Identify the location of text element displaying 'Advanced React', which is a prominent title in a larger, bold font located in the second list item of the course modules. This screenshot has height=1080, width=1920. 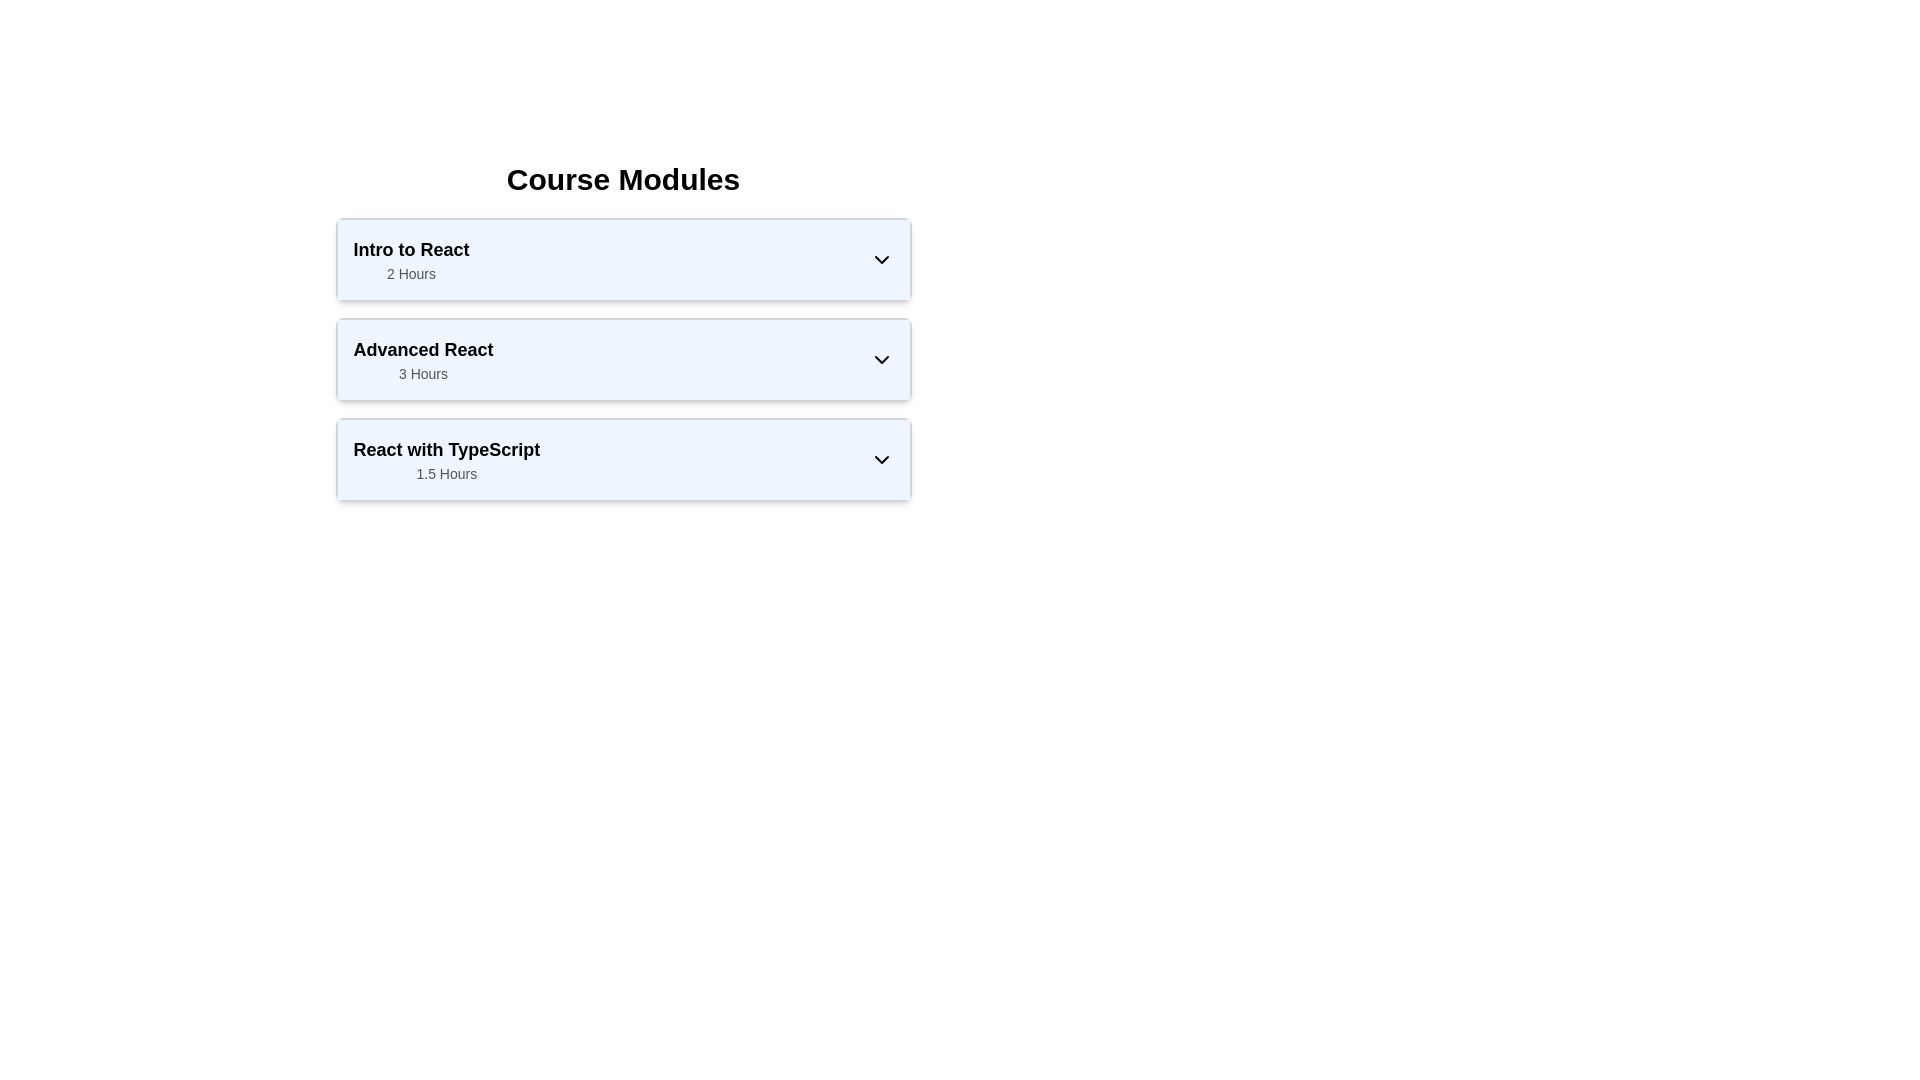
(422, 349).